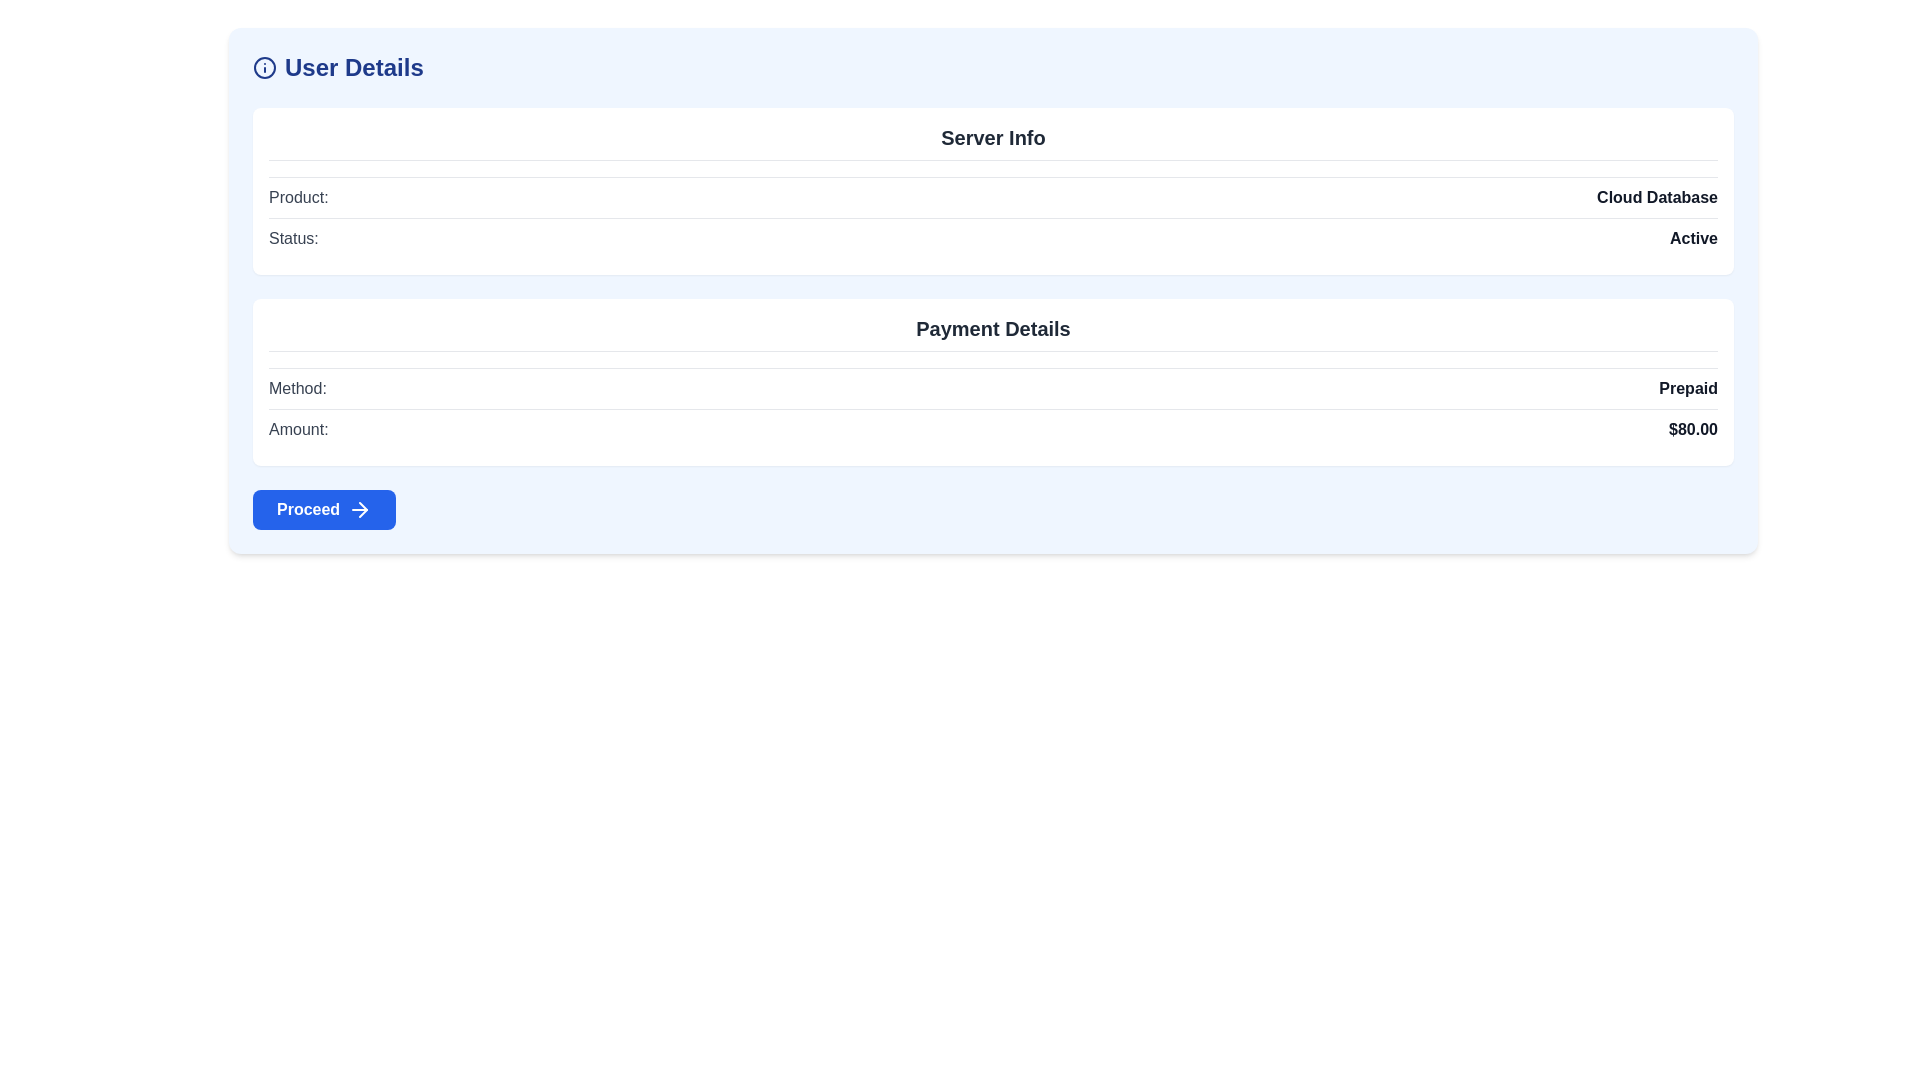 Image resolution: width=1920 pixels, height=1080 pixels. I want to click on the arrow icon that indicates direction, which is part of the 'Proceed' button's SVG icon with class 'lucide-arrow-right', so click(363, 508).